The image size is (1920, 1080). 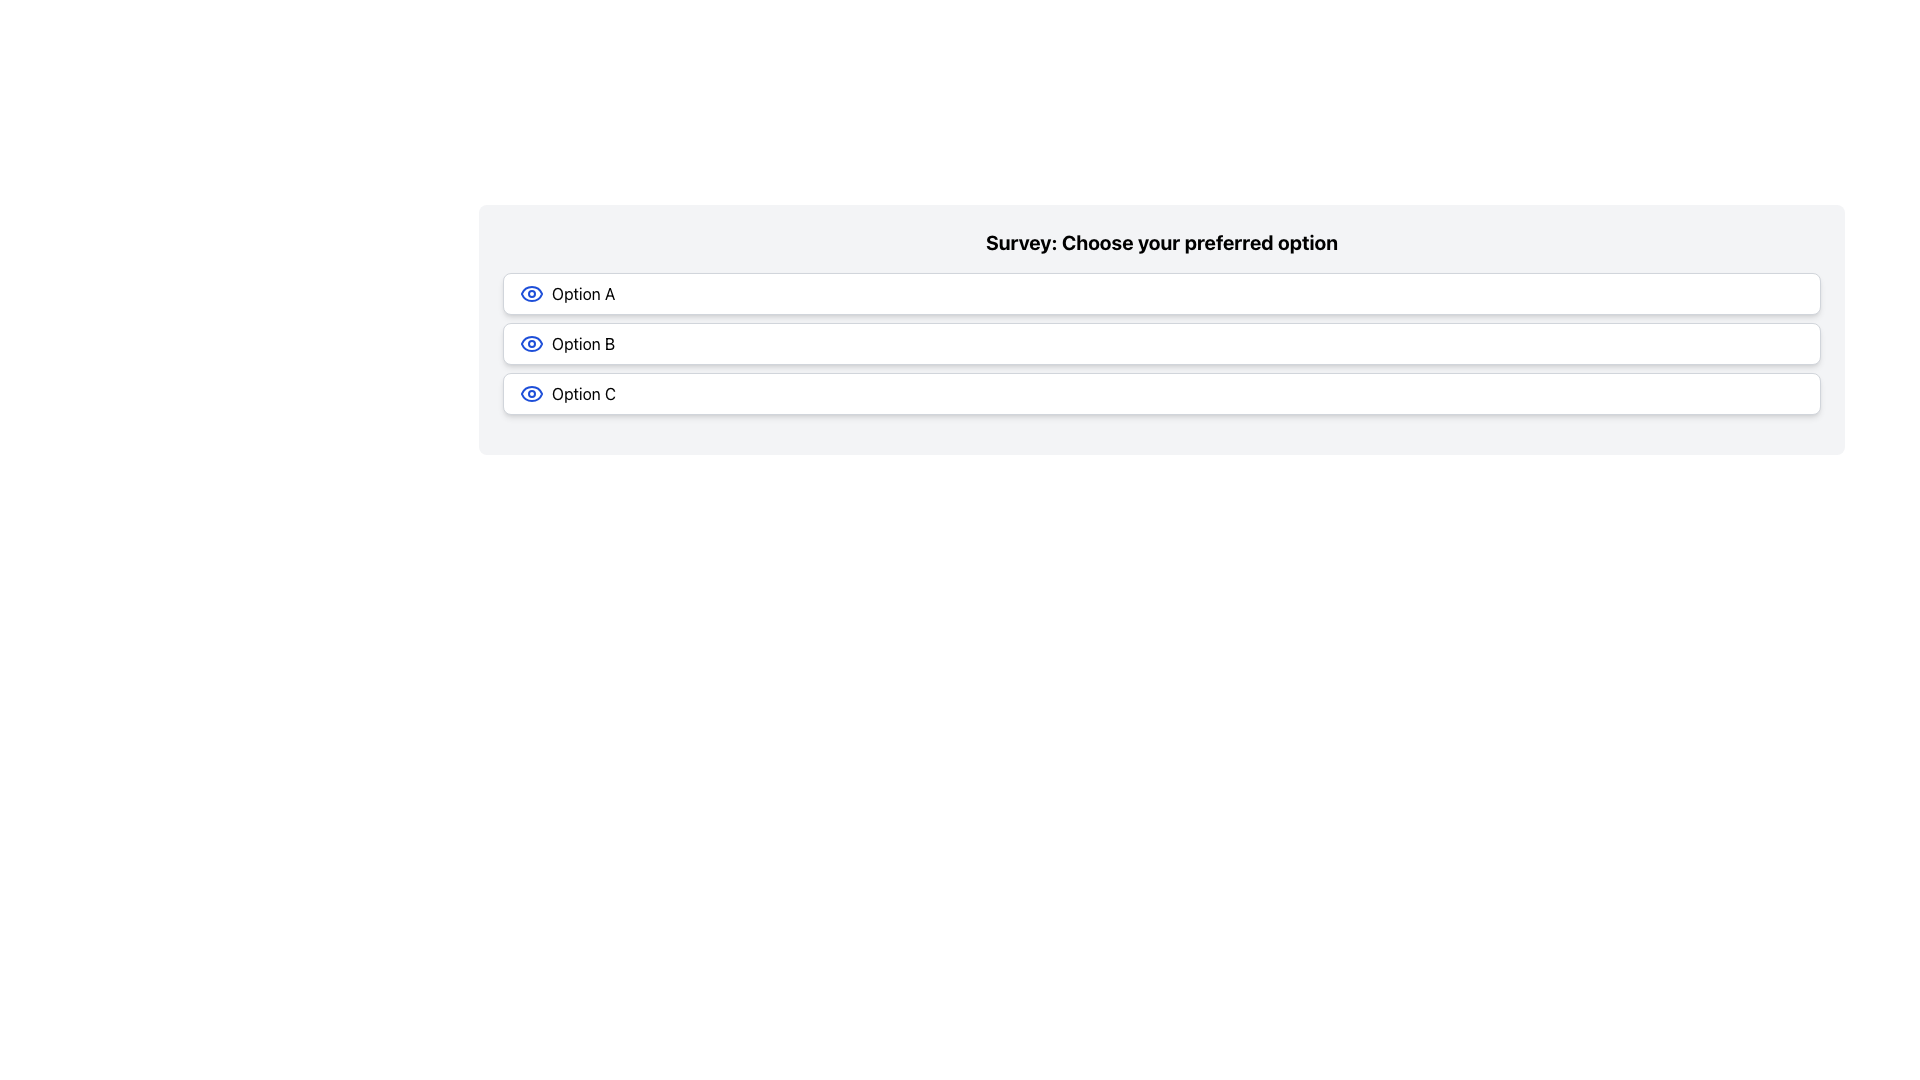 What do you see at coordinates (532, 293) in the screenshot?
I see `the eye-shaped icon with a blue outline located in 'Option A' on the left side of the text label` at bounding box center [532, 293].